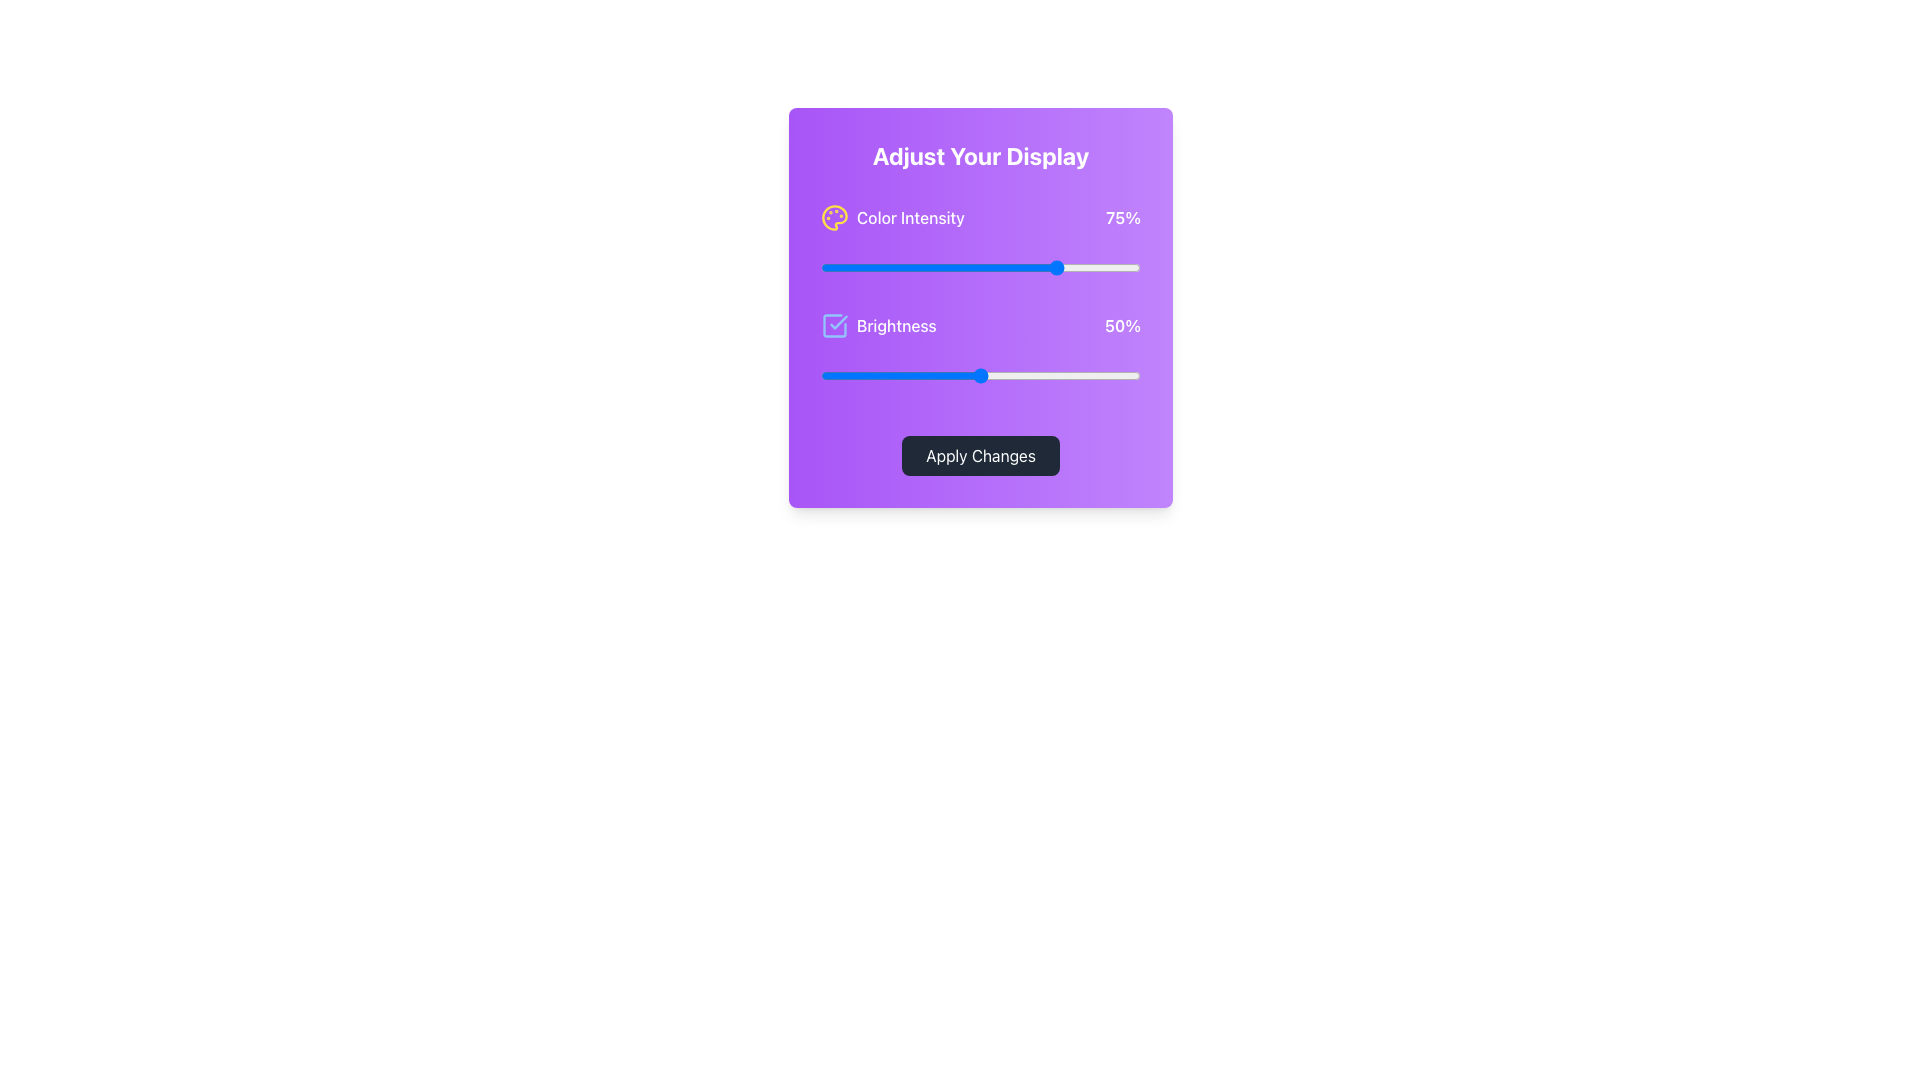 This screenshot has height=1080, width=1920. I want to click on the 'Color Intensity 75%' label with icon, which serves as a label for the associated slider control, so click(891, 218).